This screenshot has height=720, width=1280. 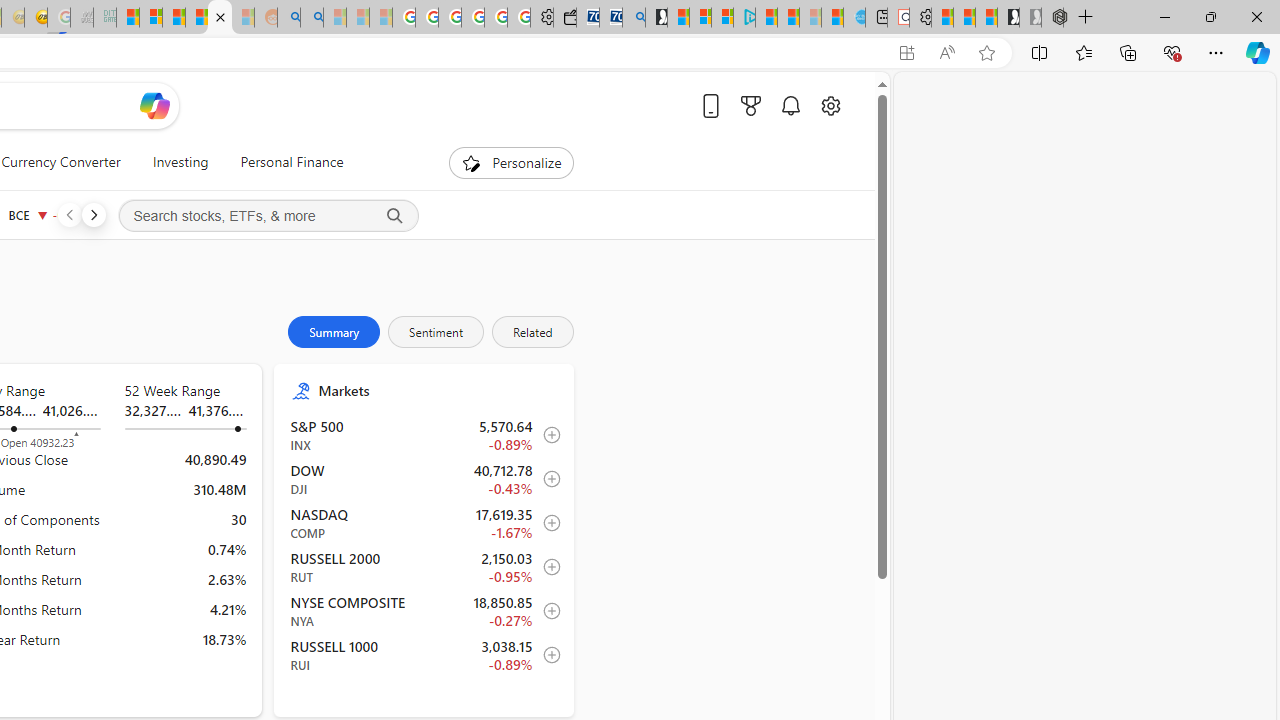 I want to click on 'Add to Watchlist', so click(x=546, y=655).